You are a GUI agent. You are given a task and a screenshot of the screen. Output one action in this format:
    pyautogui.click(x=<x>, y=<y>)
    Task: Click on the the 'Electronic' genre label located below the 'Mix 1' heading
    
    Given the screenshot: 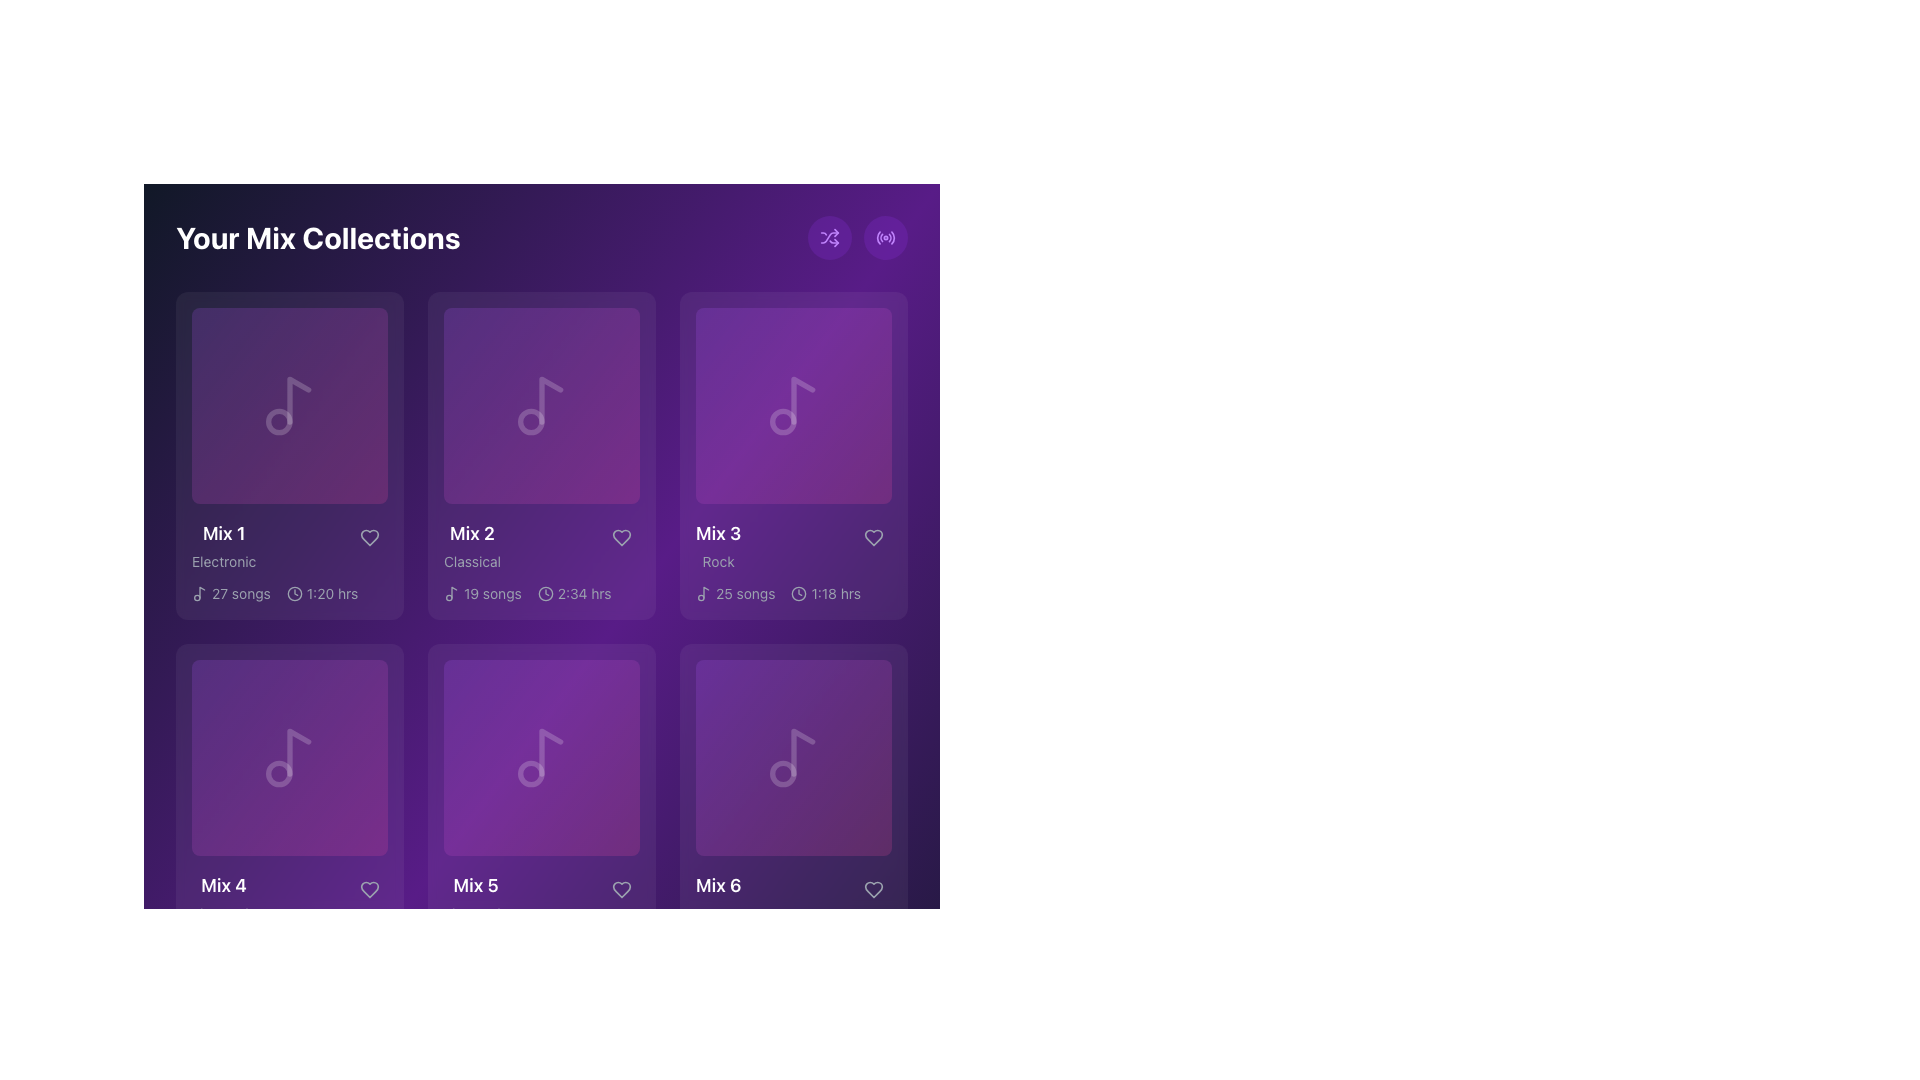 What is the action you would take?
    pyautogui.click(x=224, y=562)
    